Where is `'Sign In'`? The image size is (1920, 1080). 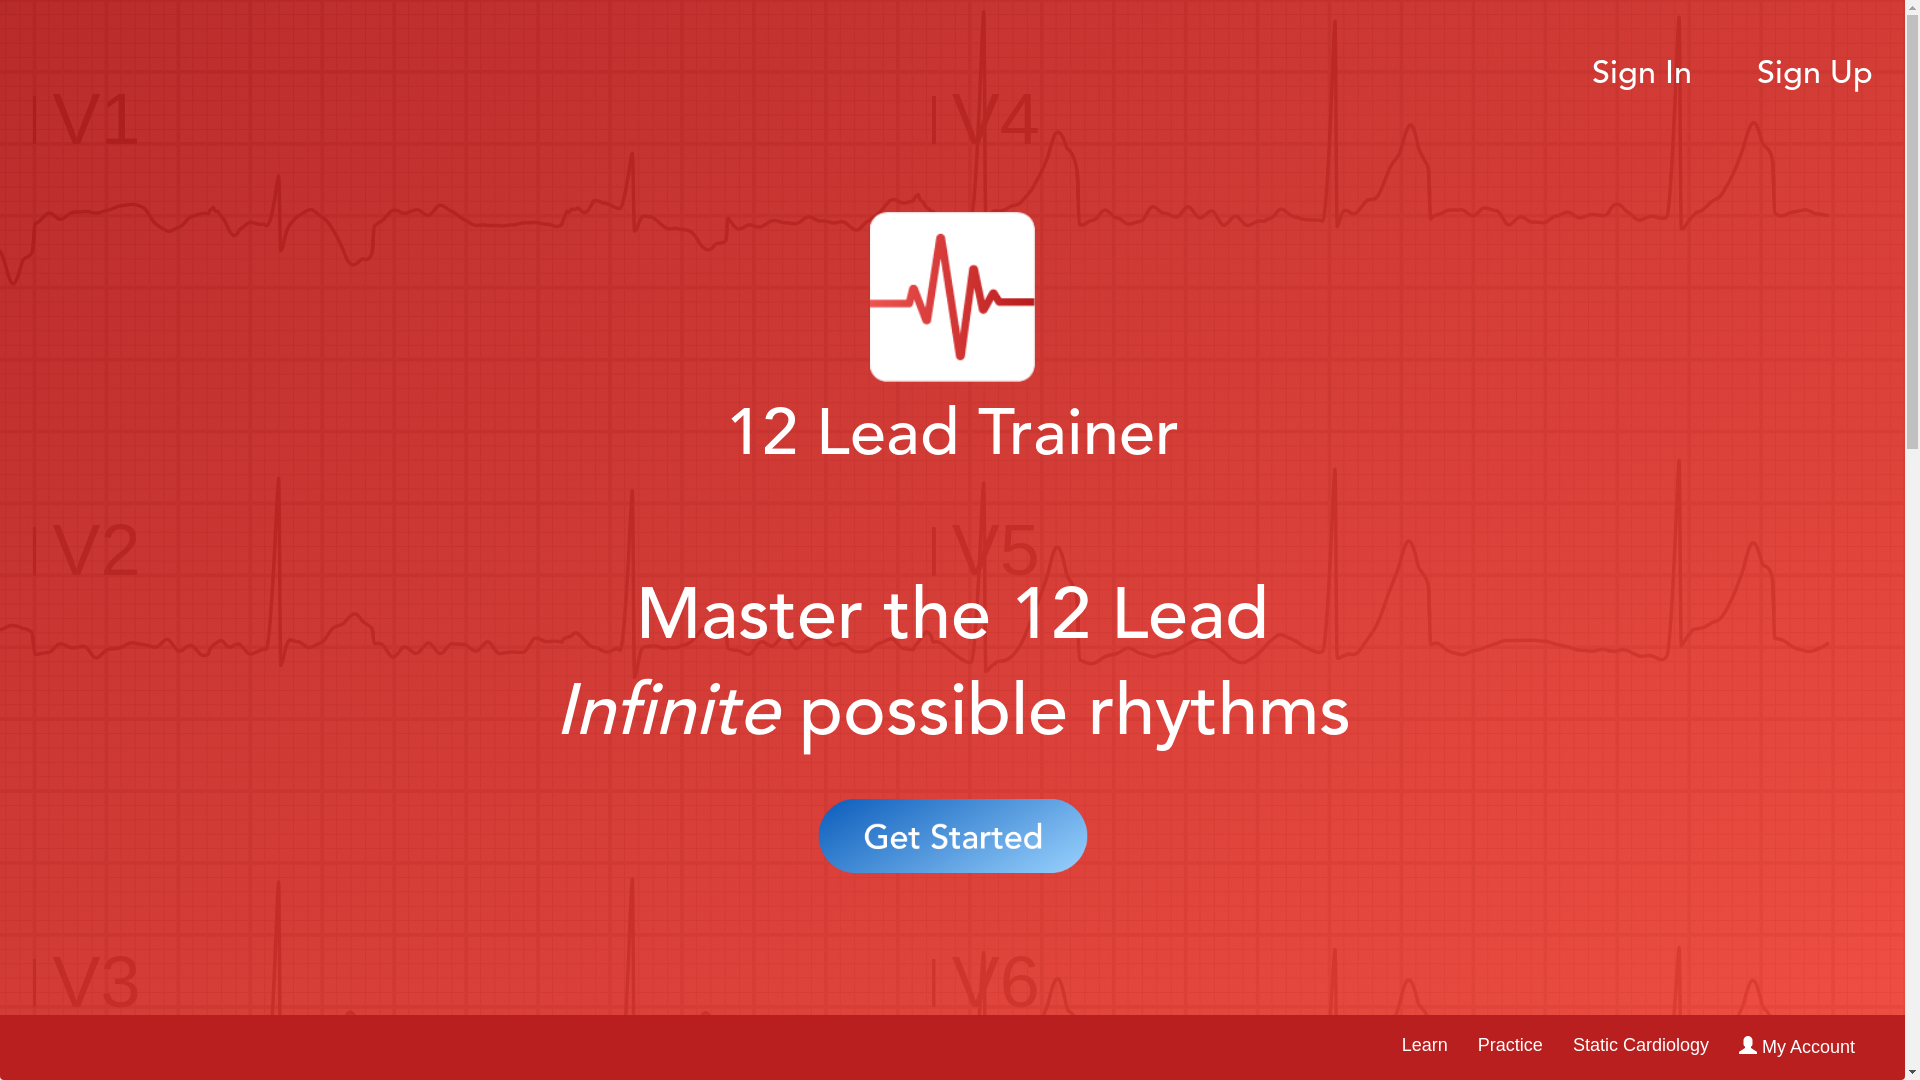
'Sign In' is located at coordinates (1641, 73).